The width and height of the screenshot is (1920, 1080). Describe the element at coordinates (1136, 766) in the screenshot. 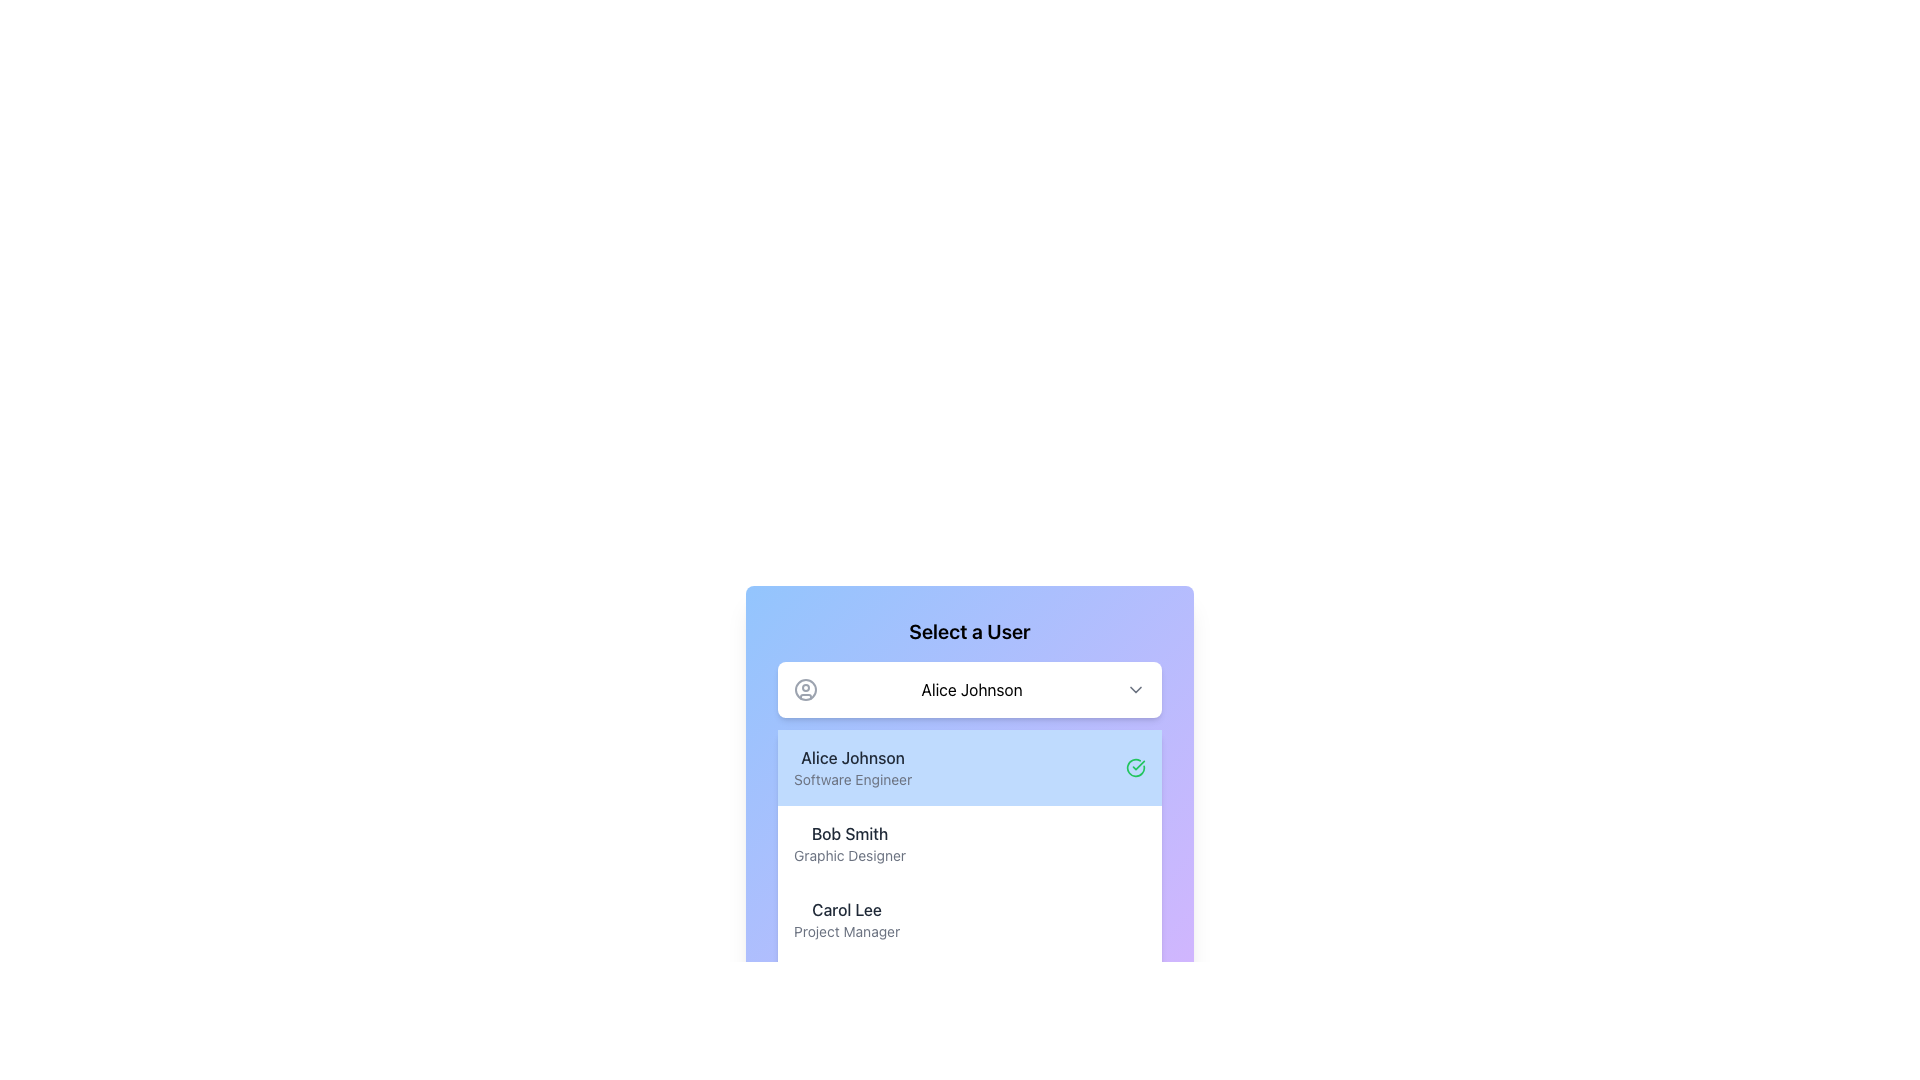

I see `the circular icon with a green stroke and checkmark symbol located in the top-right corner of the blue selection panel labeled 'Alice Johnson Software Engineer'` at that location.